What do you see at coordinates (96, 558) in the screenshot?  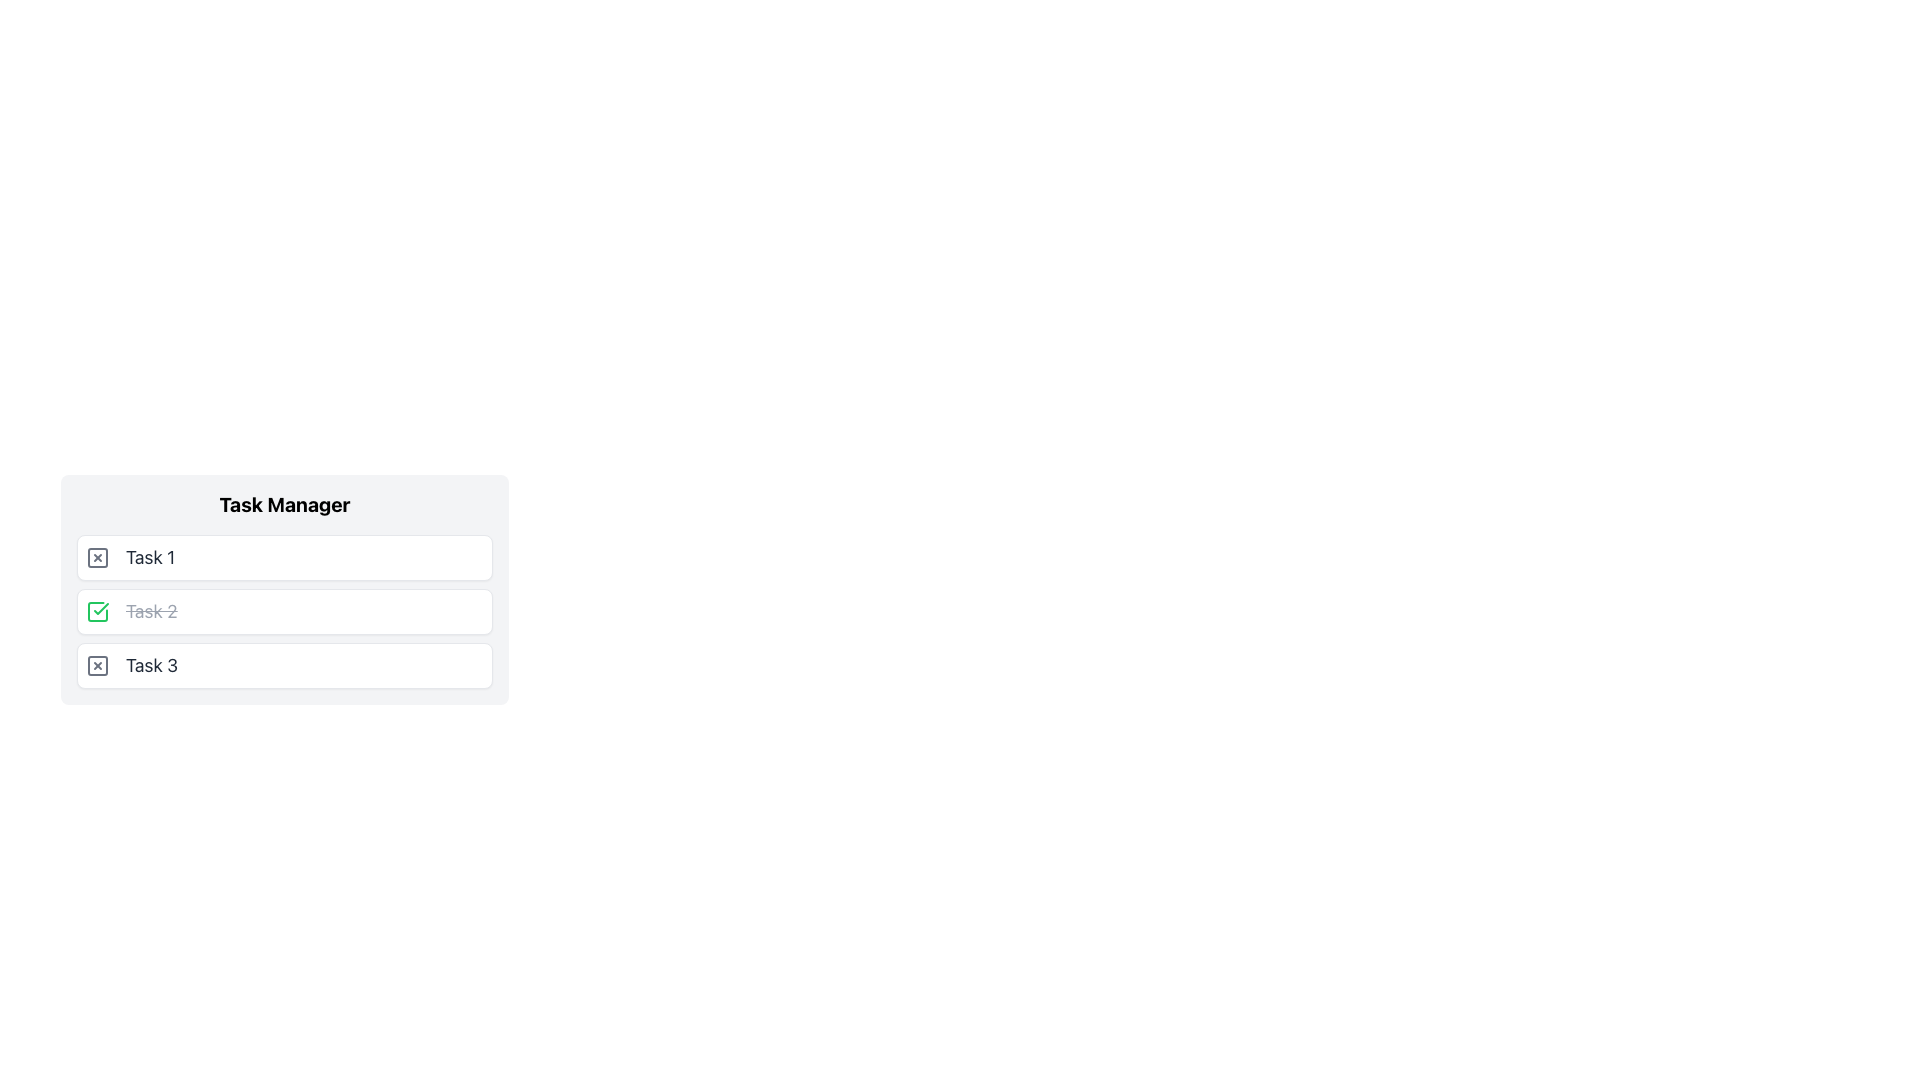 I see `the background square of the icon depicting a close or delete action ('X' symbol) located in the first task row of the task manager interface, positioned to the left of the text 'Task 1'` at bounding box center [96, 558].